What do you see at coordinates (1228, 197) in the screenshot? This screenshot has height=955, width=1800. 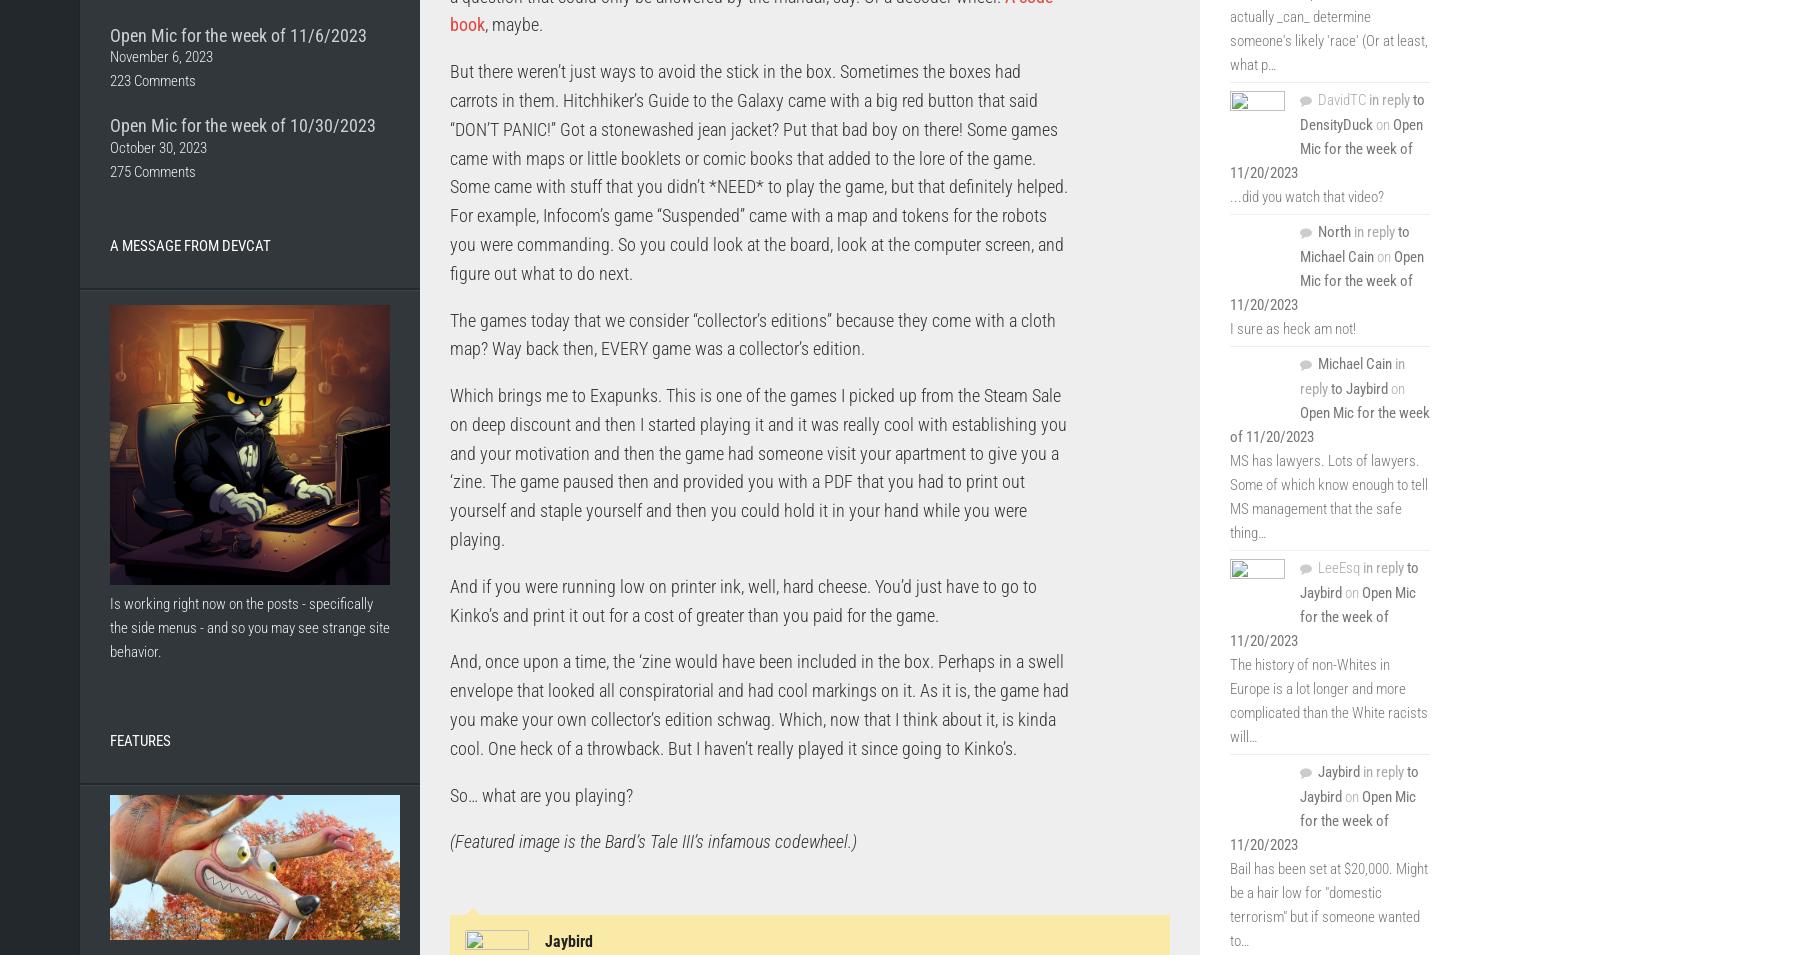 I see `'...did you watch that video?'` at bounding box center [1228, 197].